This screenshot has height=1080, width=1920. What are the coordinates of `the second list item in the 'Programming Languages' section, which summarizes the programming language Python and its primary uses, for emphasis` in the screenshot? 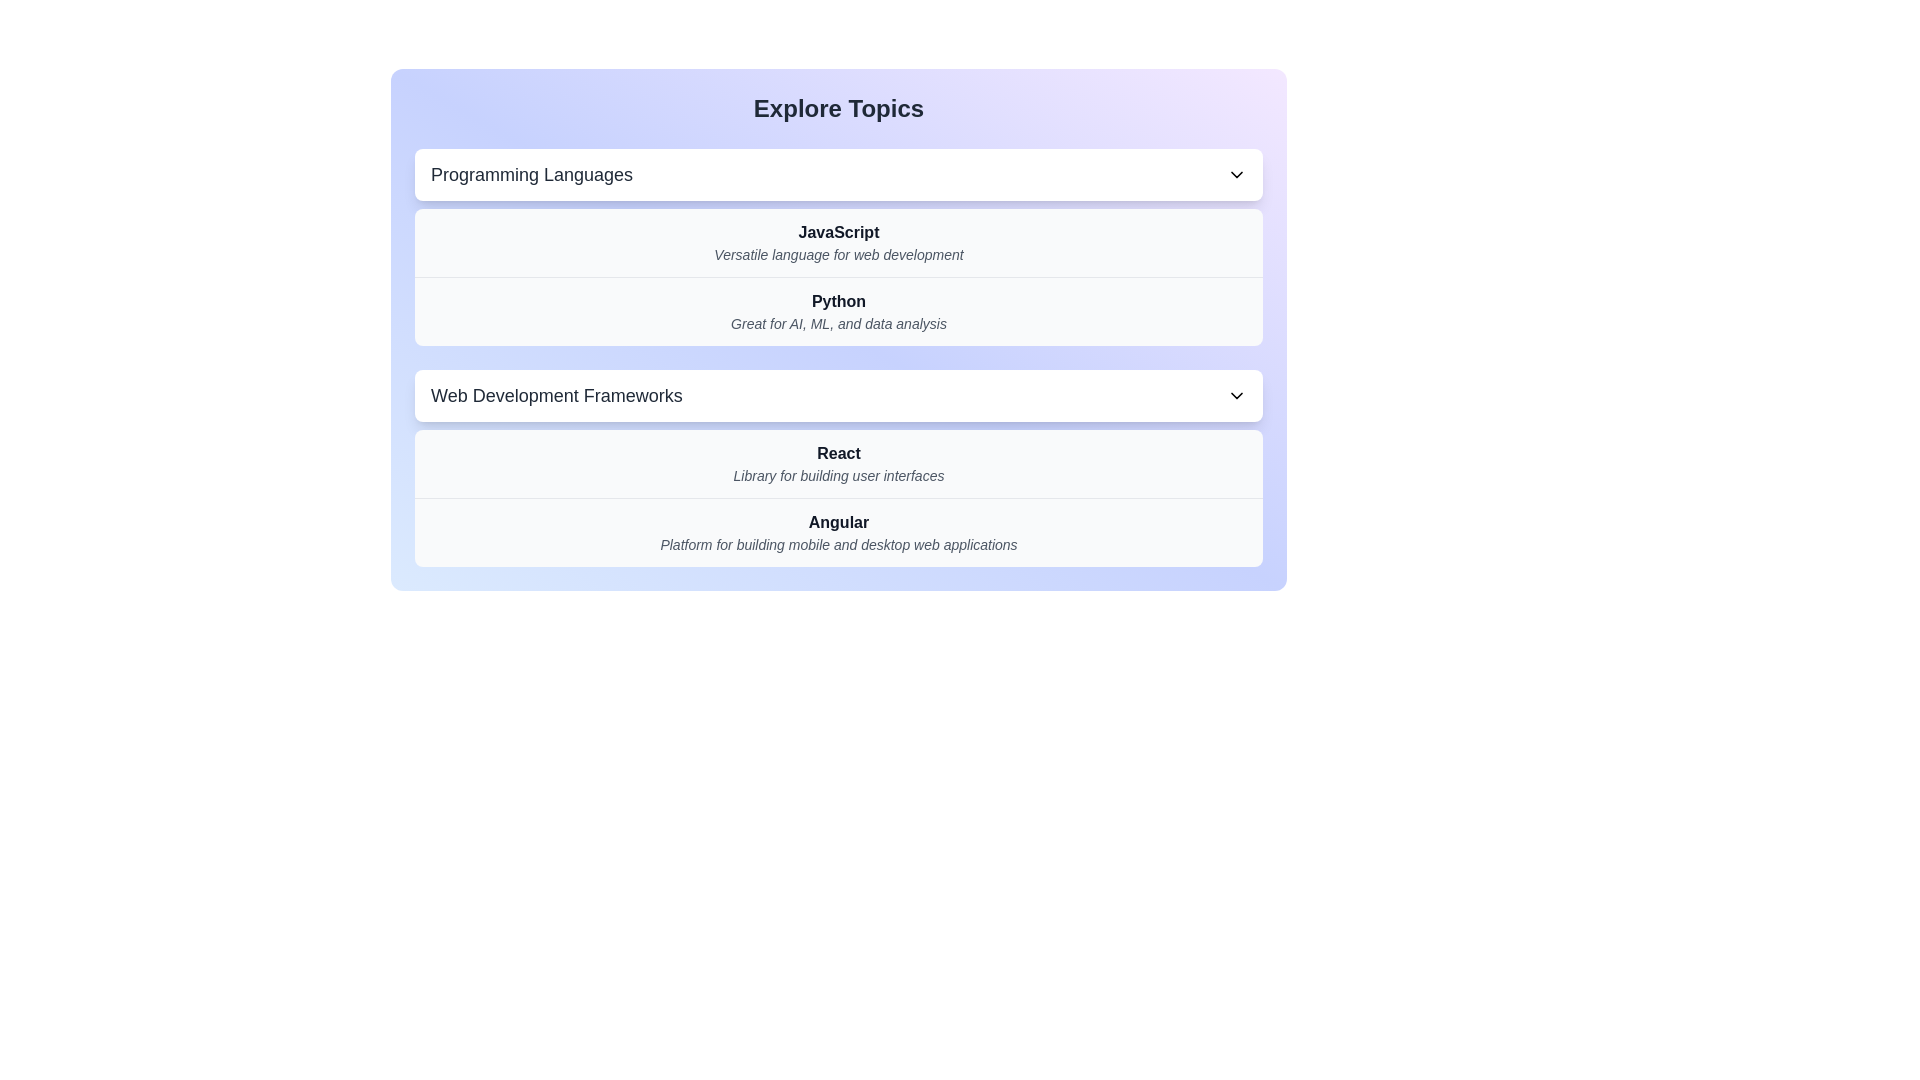 It's located at (839, 311).